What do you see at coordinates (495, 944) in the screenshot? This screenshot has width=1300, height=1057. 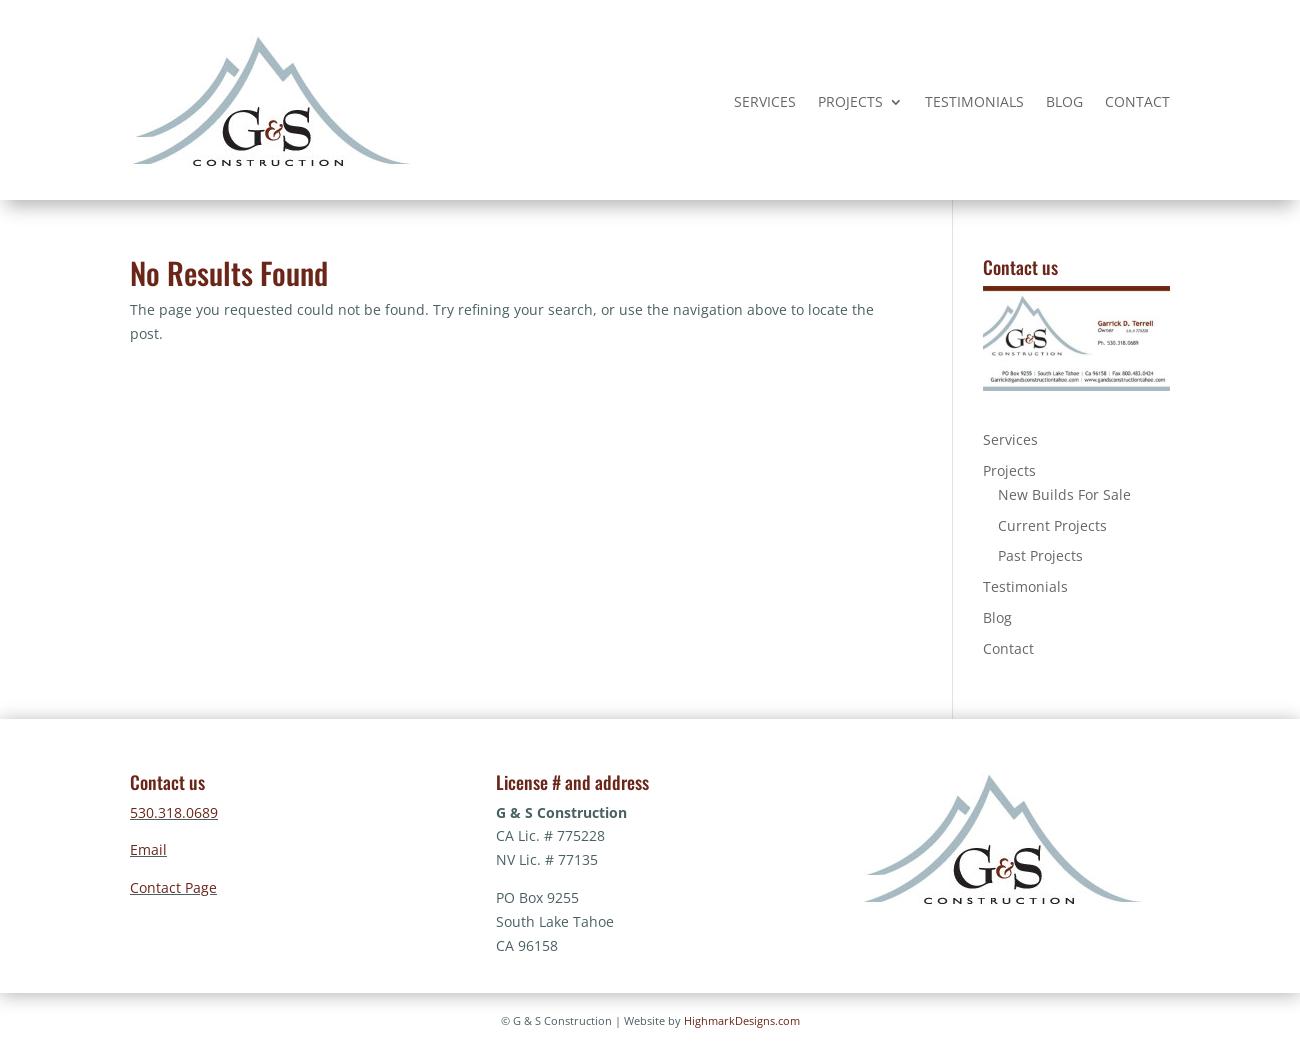 I see `'CA 96158'` at bounding box center [495, 944].